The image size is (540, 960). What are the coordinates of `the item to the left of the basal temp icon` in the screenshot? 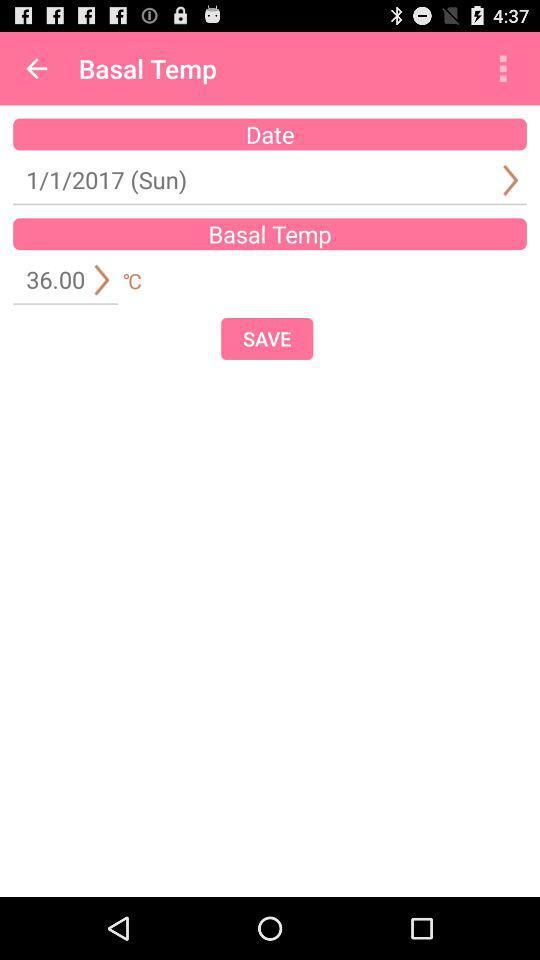 It's located at (36, 68).